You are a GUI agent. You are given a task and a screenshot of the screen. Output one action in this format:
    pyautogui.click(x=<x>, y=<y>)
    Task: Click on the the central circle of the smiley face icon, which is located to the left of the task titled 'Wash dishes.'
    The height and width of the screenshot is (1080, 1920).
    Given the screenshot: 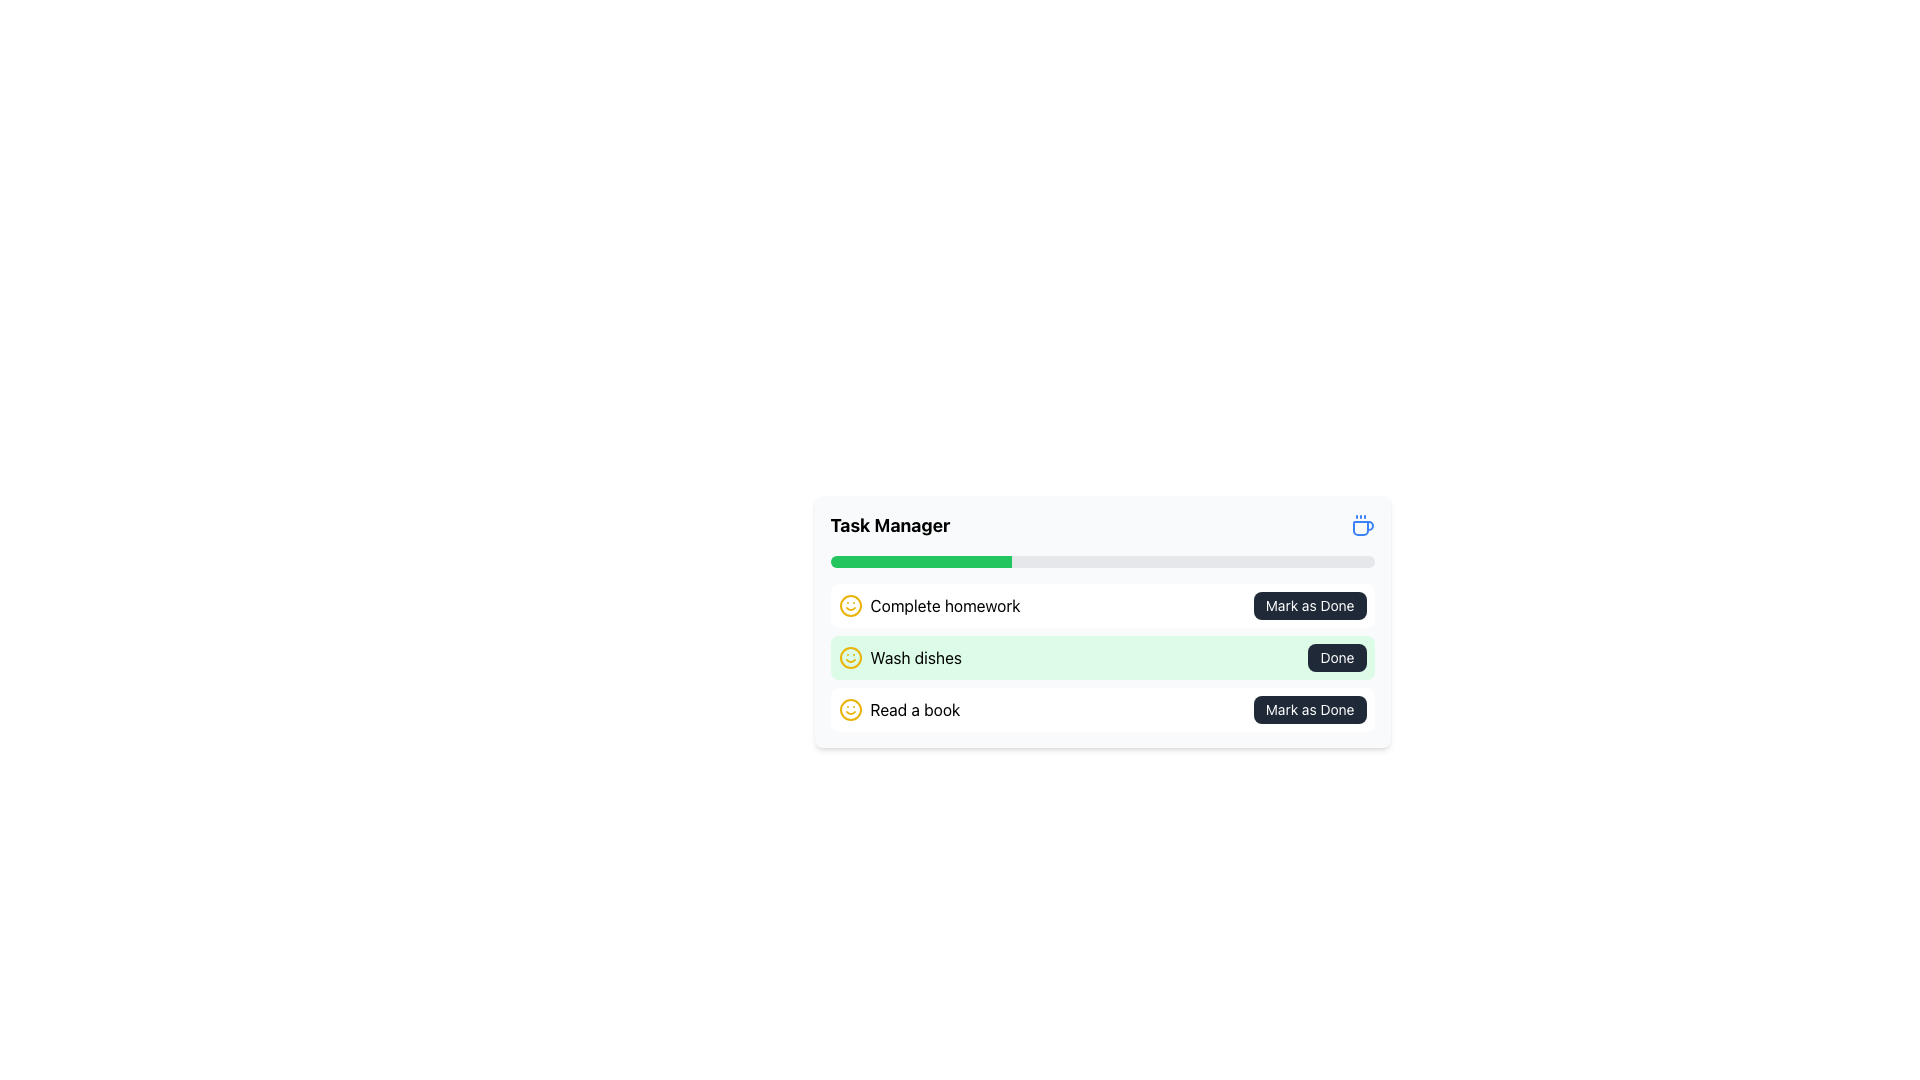 What is the action you would take?
    pyautogui.click(x=850, y=604)
    